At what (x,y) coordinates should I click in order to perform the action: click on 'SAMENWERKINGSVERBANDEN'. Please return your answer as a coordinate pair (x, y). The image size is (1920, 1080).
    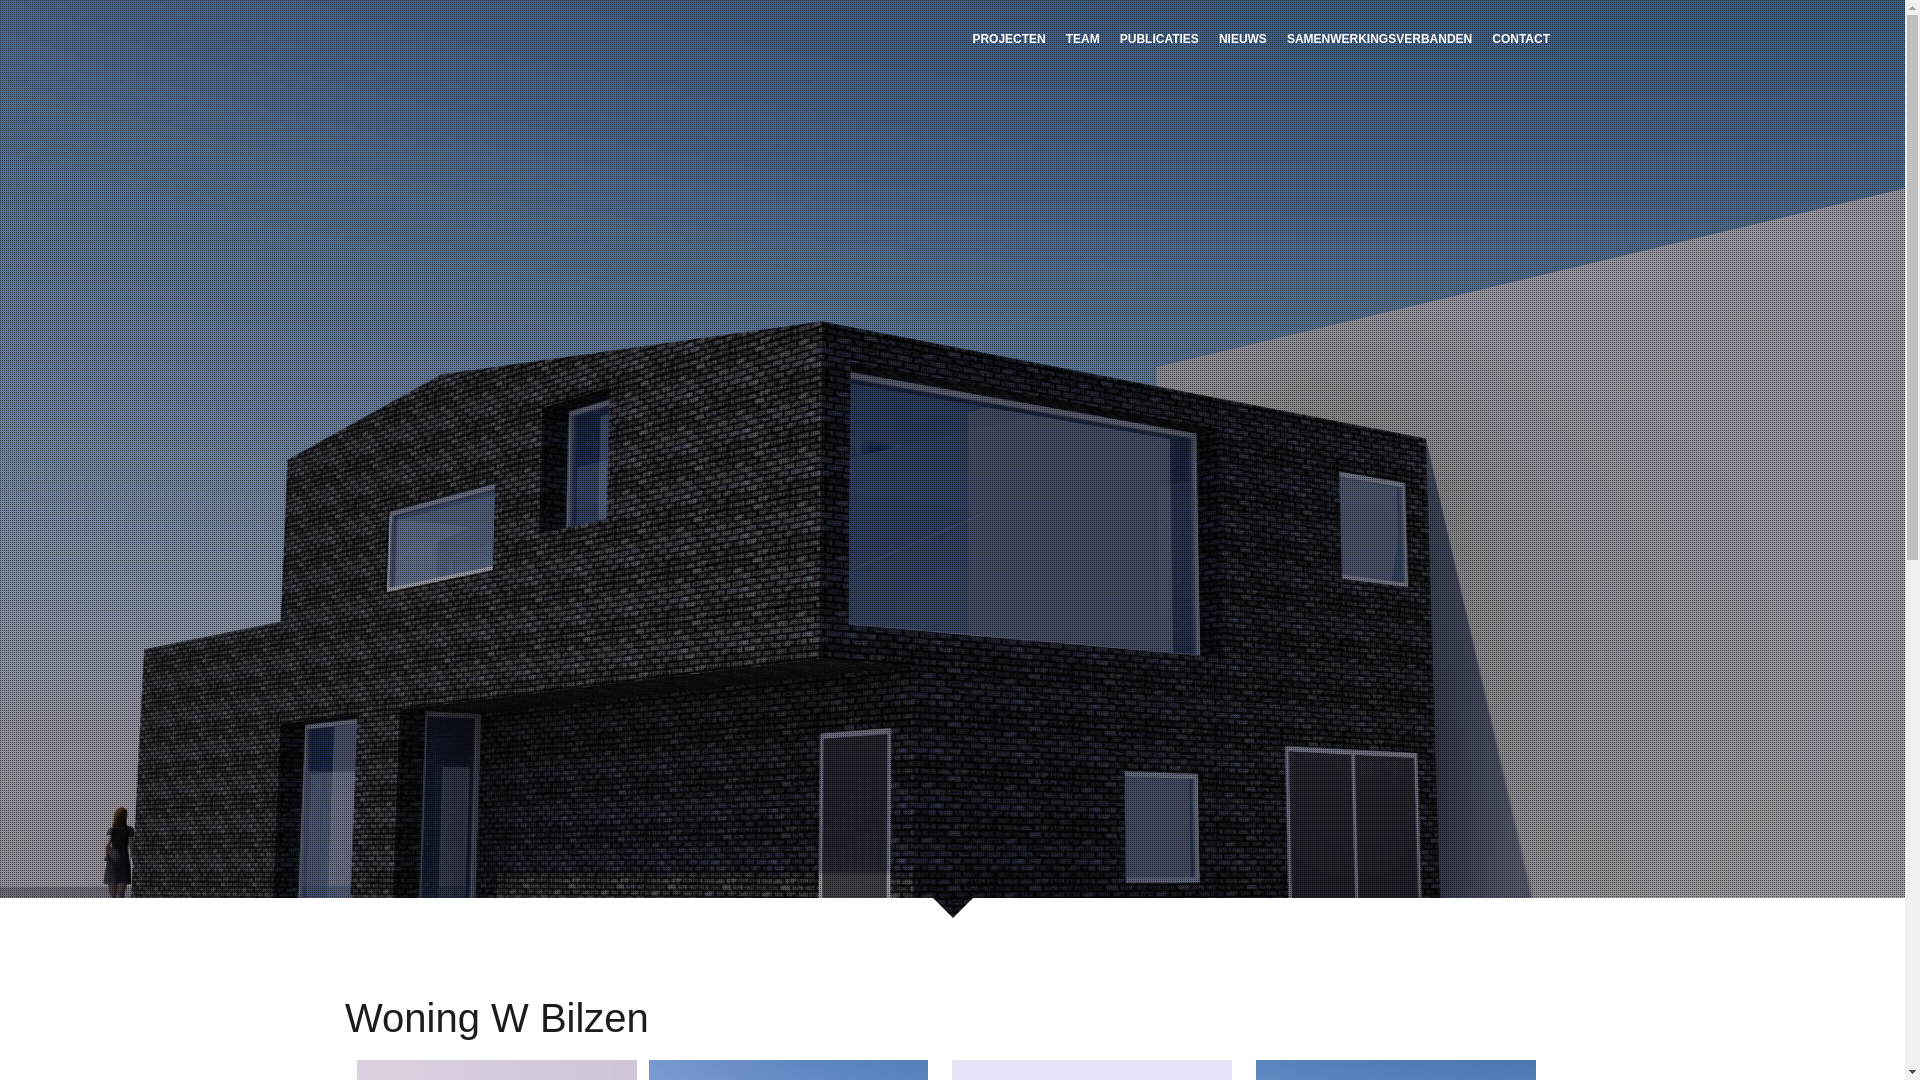
    Looking at the image, I should click on (1378, 37).